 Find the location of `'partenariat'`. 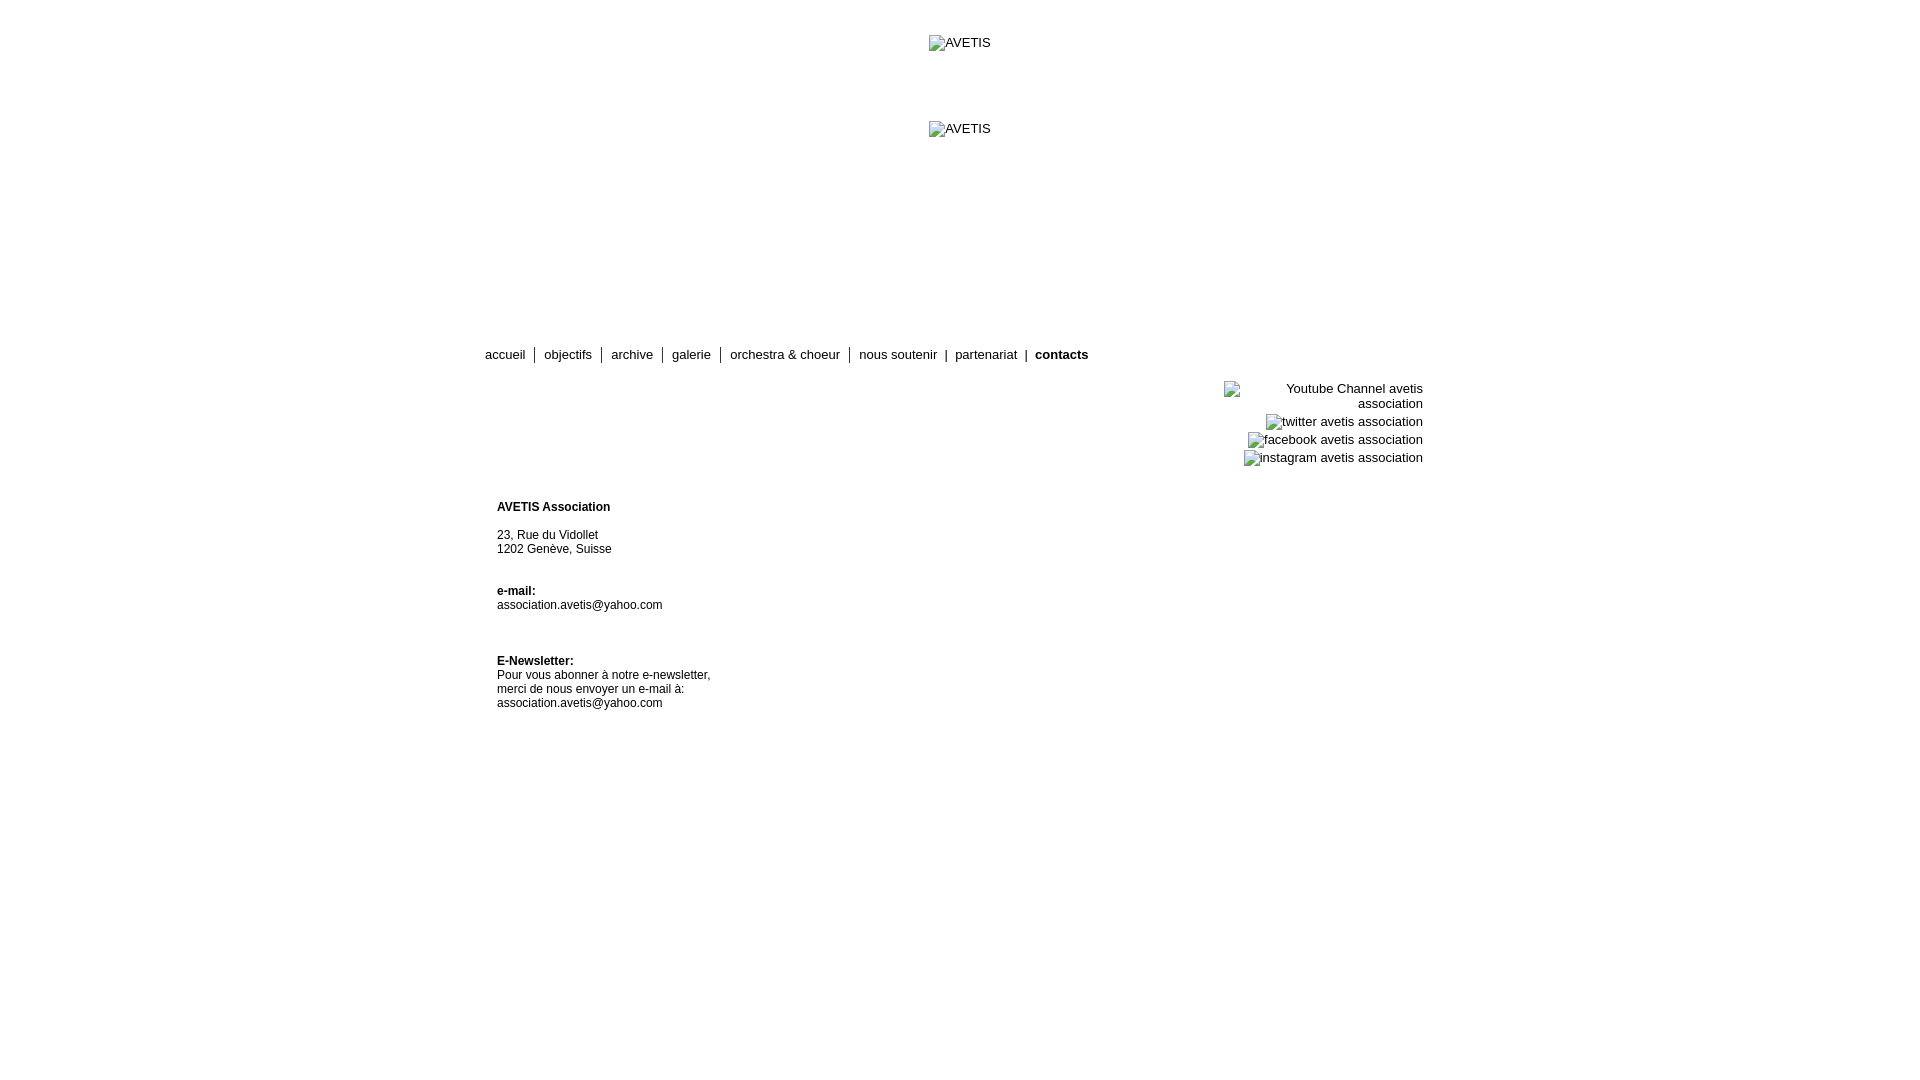

'partenariat' is located at coordinates (954, 353).